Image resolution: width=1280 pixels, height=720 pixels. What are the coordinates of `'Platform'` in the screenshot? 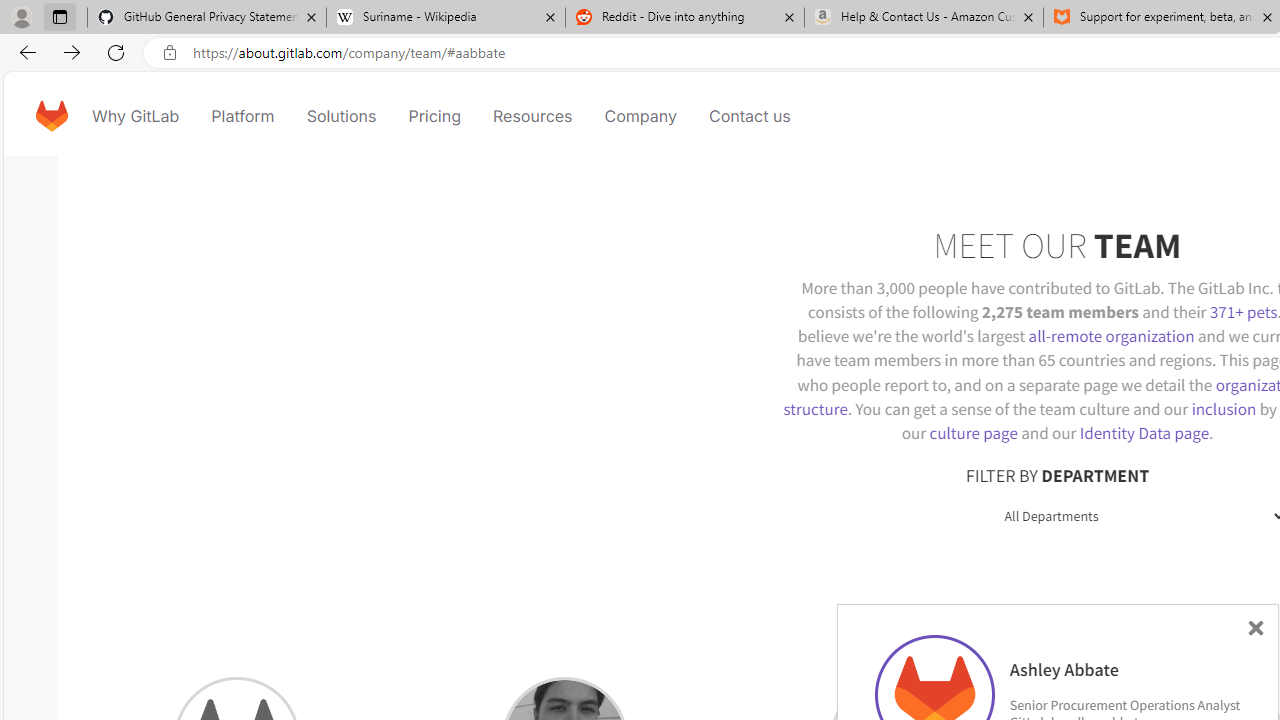 It's located at (242, 115).